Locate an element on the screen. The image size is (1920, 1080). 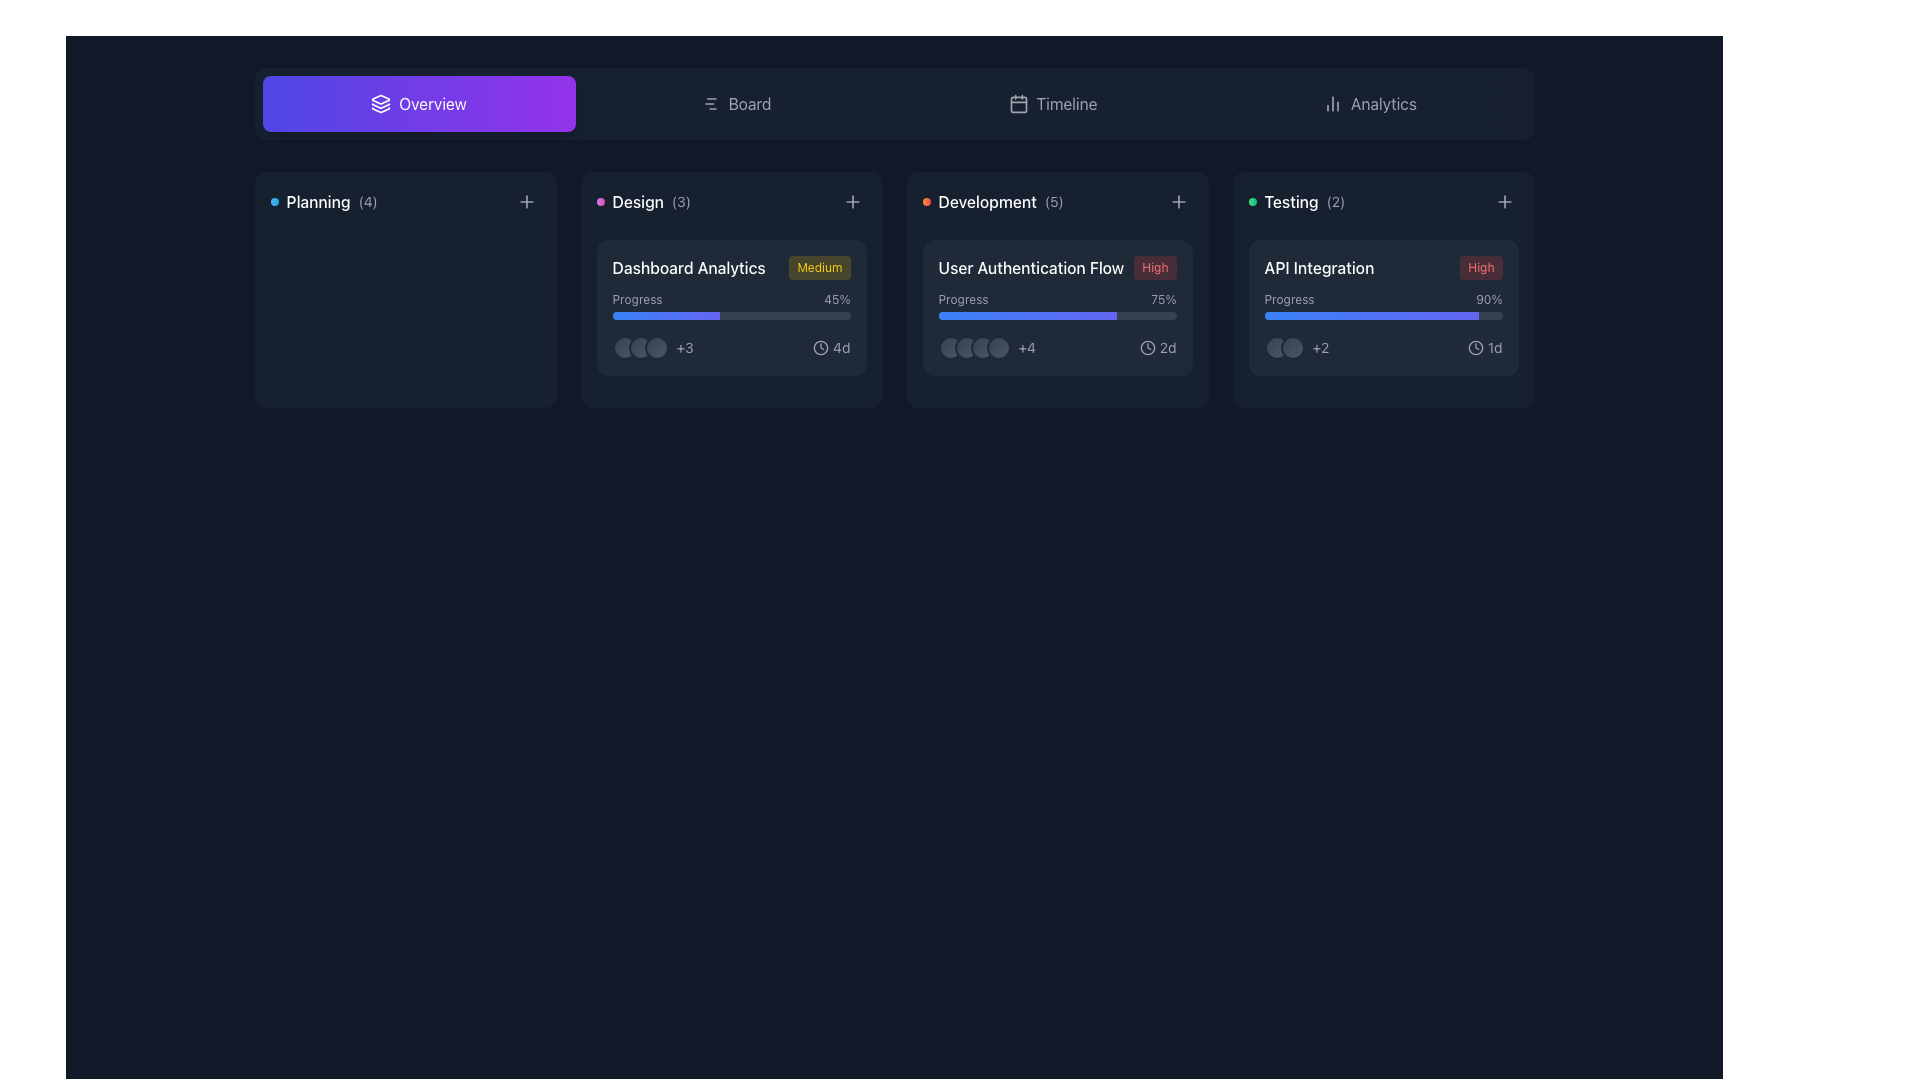
the displayed count of the static text indicator labeled '+4', which is located immediately to the right of the four overlapping circular avatars within the 'Development' card is located at coordinates (987, 346).